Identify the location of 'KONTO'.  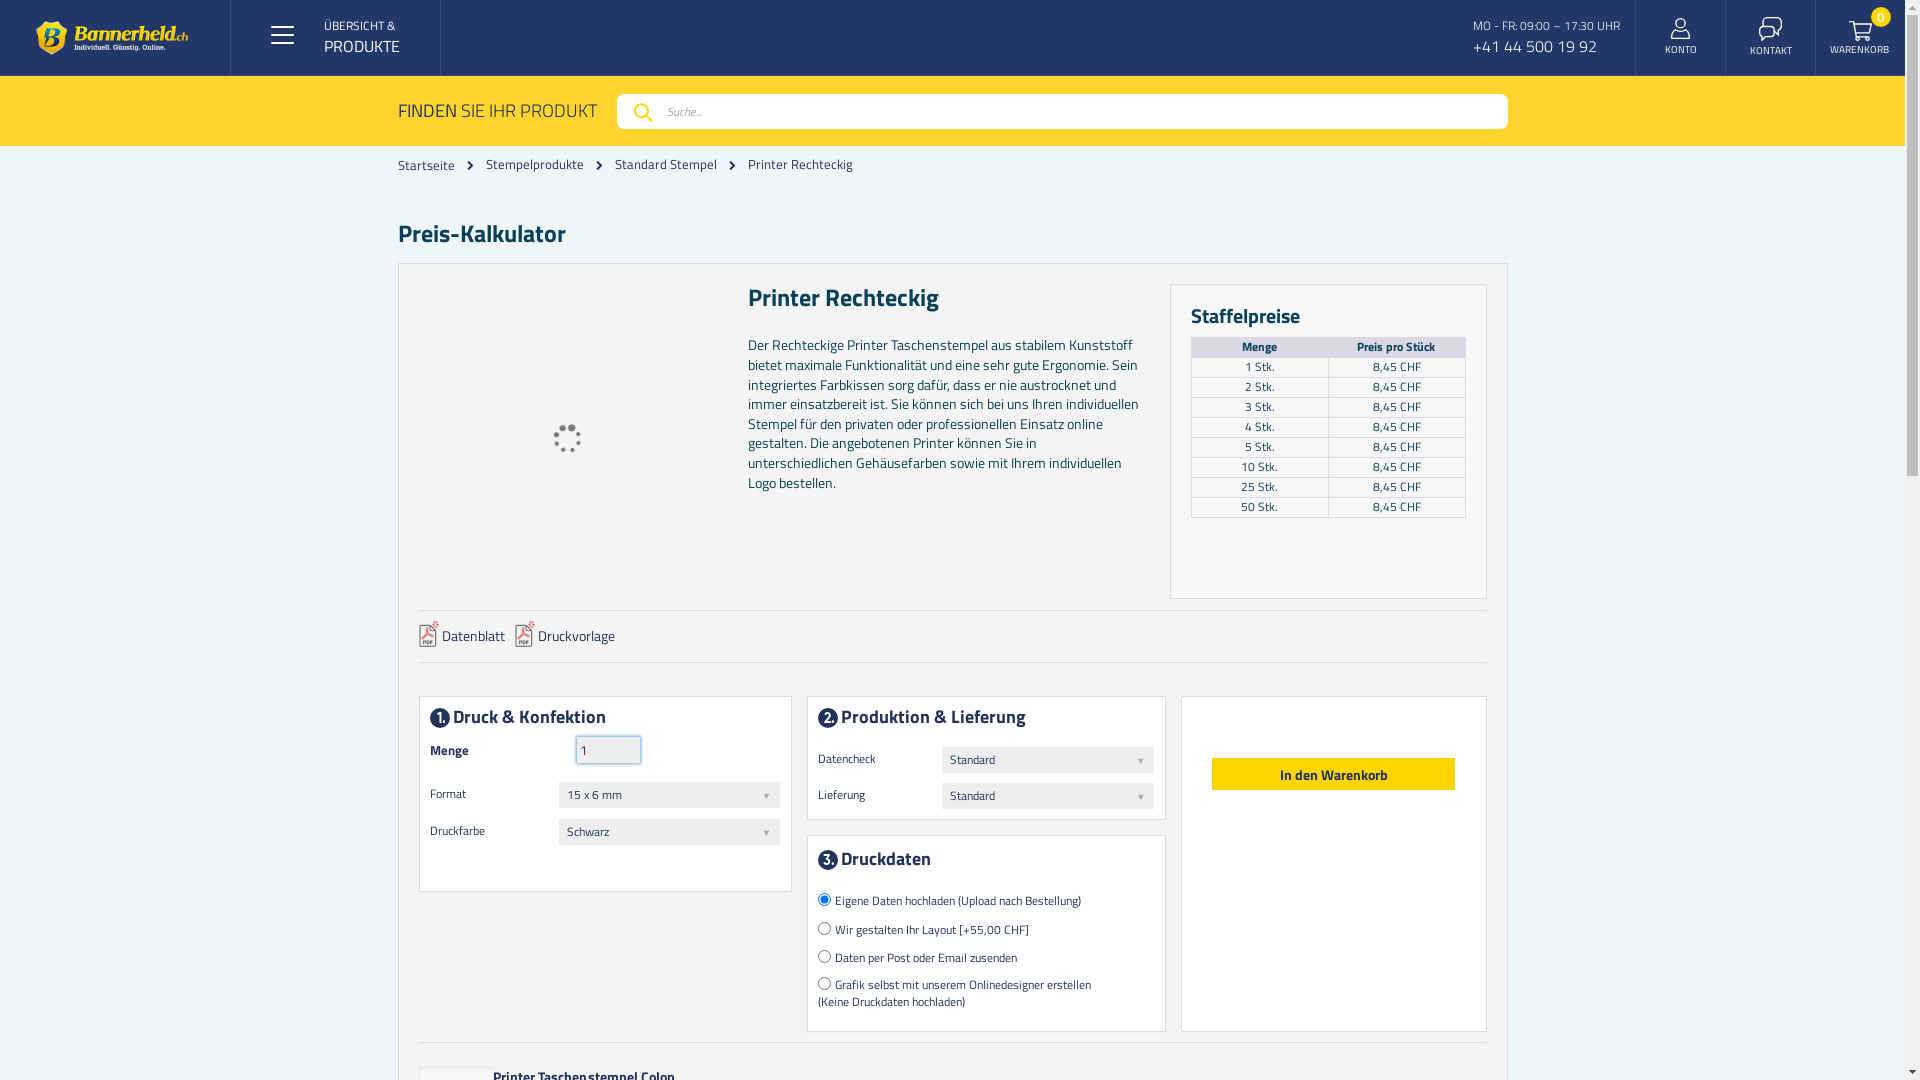
(1680, 37).